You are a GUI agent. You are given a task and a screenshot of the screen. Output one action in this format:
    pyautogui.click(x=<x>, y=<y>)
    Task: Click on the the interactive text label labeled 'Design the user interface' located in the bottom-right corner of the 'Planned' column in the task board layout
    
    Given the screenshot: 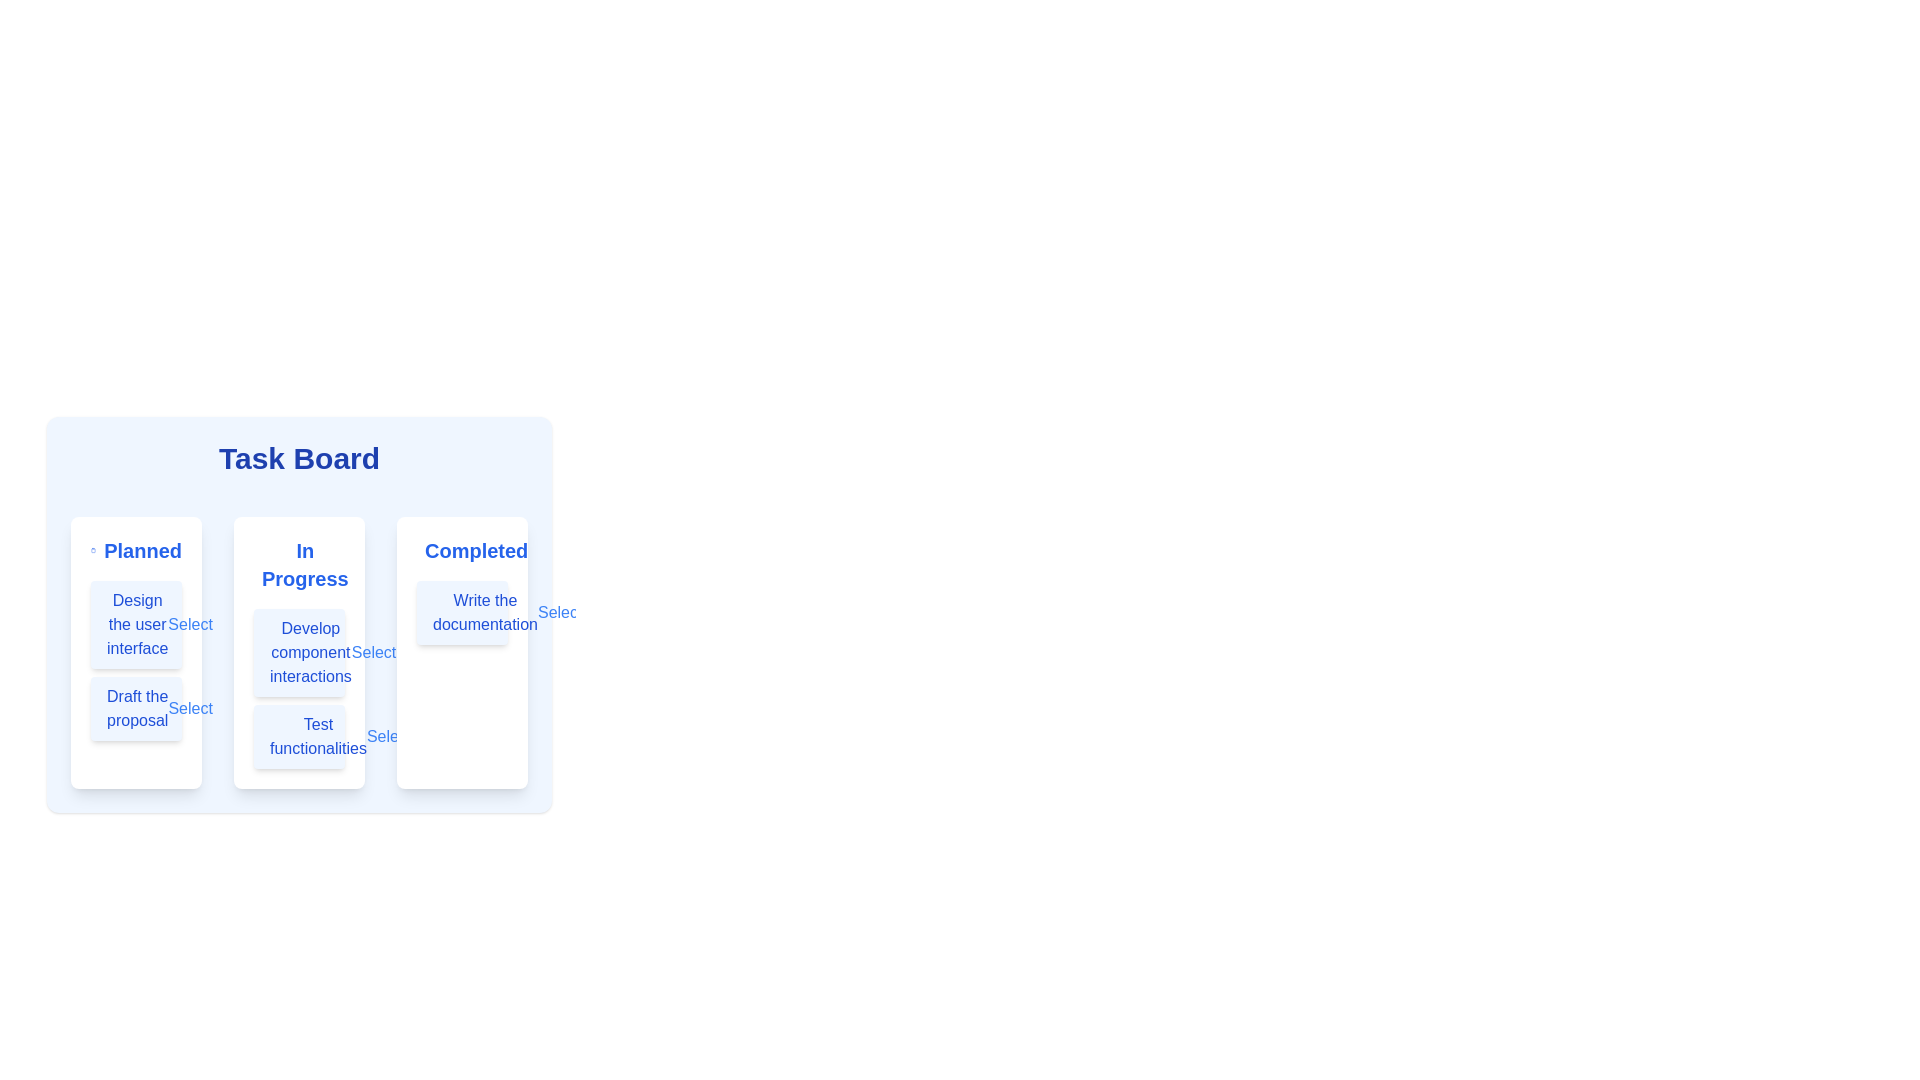 What is the action you would take?
    pyautogui.click(x=190, y=623)
    